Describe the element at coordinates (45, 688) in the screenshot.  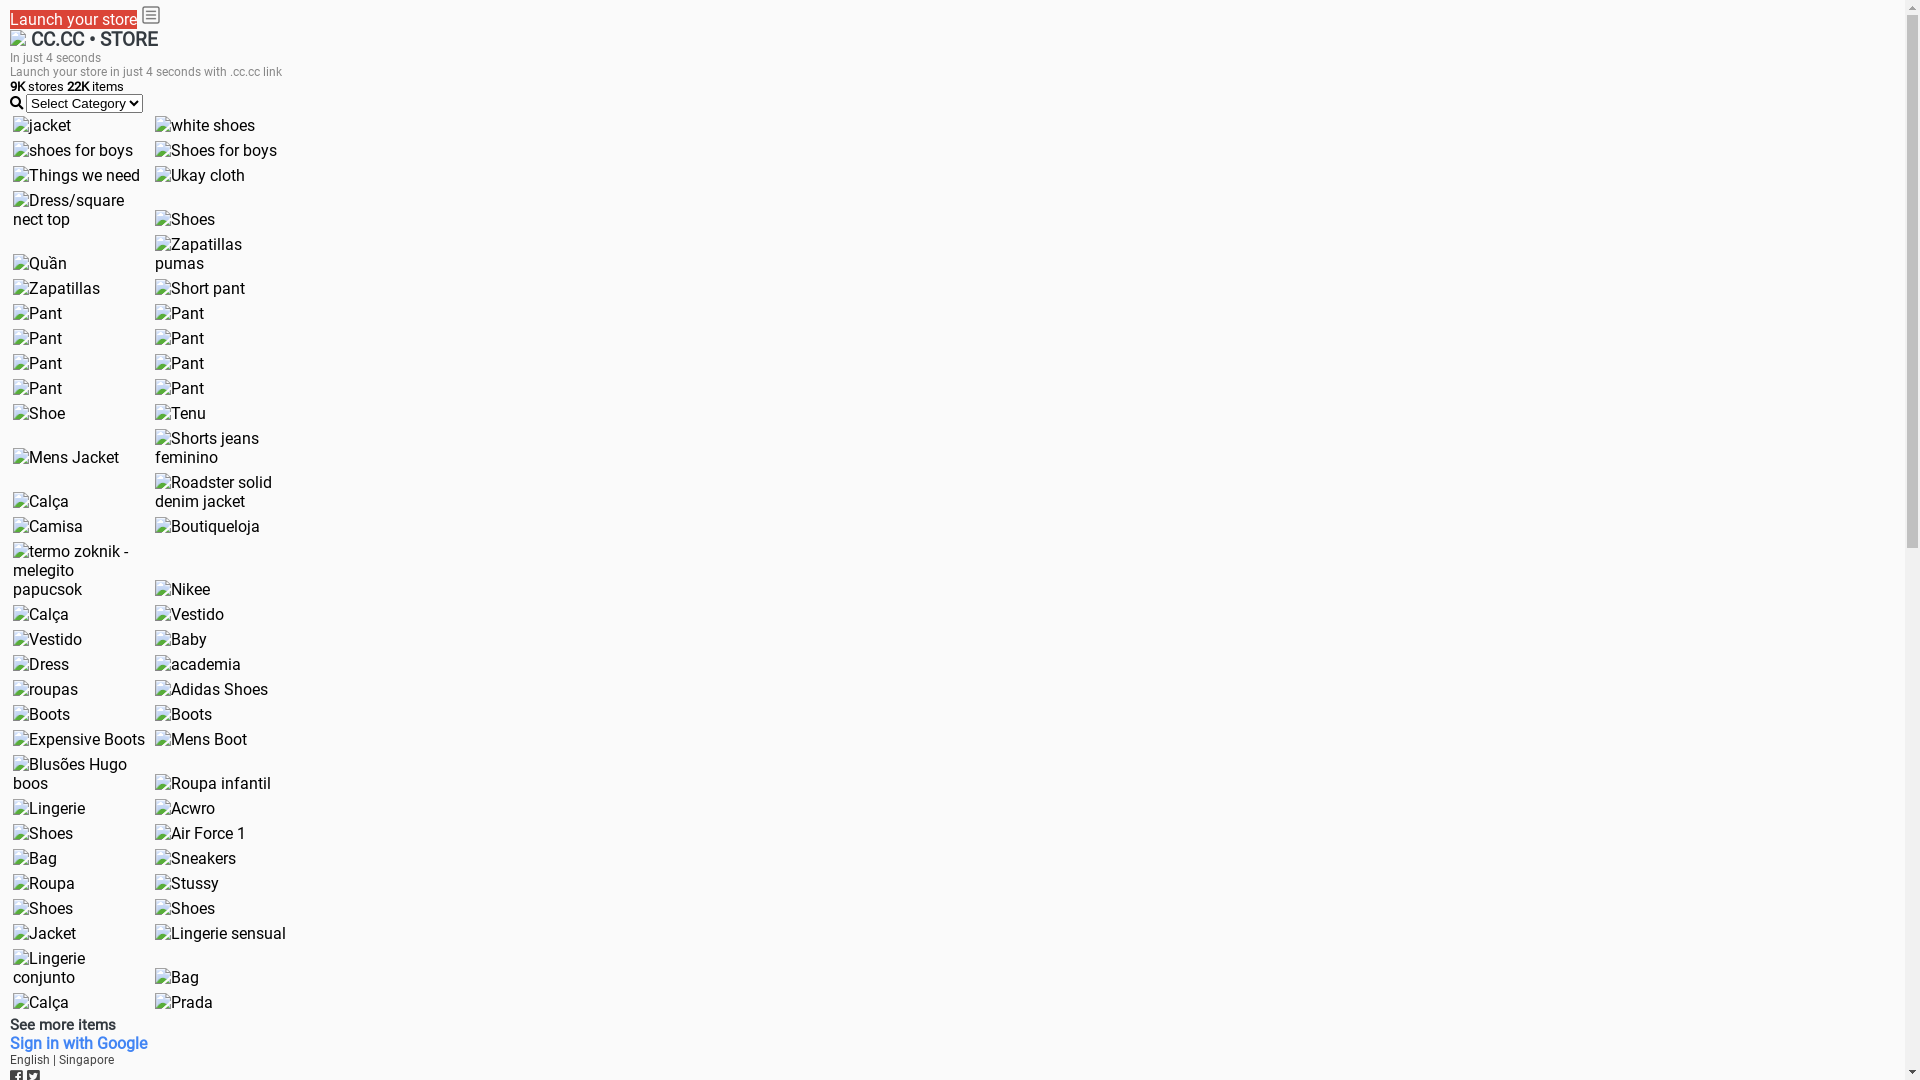
I see `'roupas'` at that location.